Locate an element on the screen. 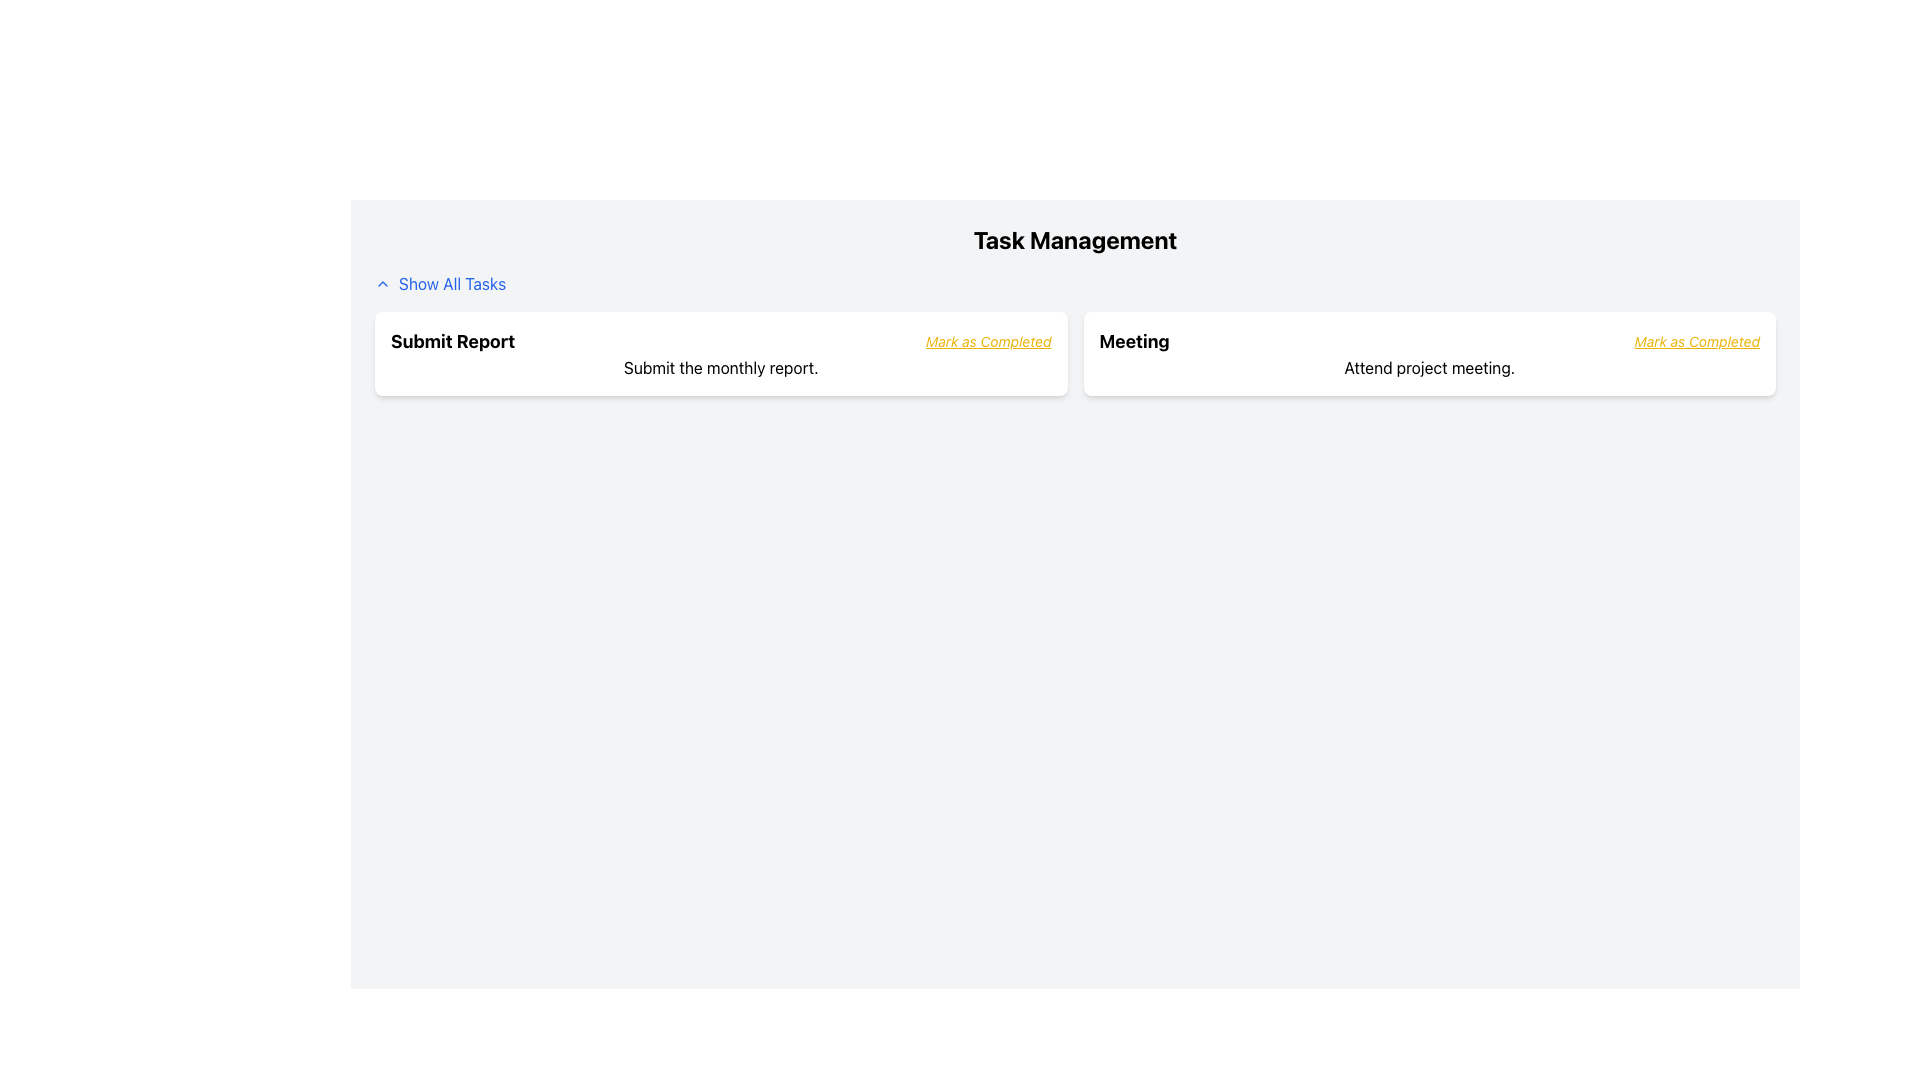 The image size is (1920, 1080). the textual link styled in italicized, underlined yellow font with the text 'Mark as Completed', located on the right side of the 'Meeting' text is located at coordinates (1696, 341).